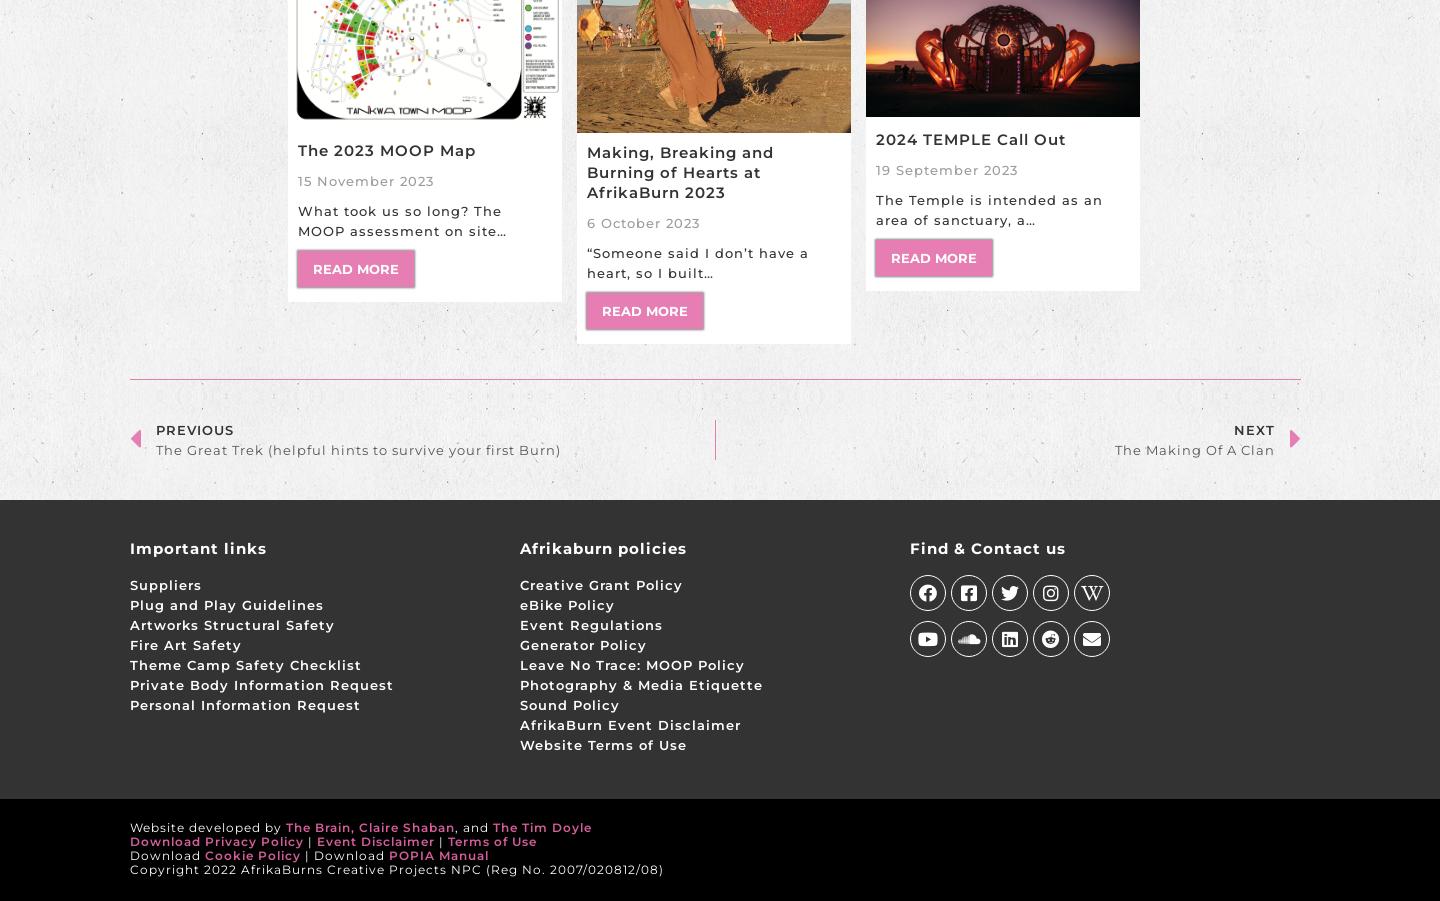 The image size is (1440, 901). Describe the element at coordinates (582, 644) in the screenshot. I see `'Generator Policy'` at that location.